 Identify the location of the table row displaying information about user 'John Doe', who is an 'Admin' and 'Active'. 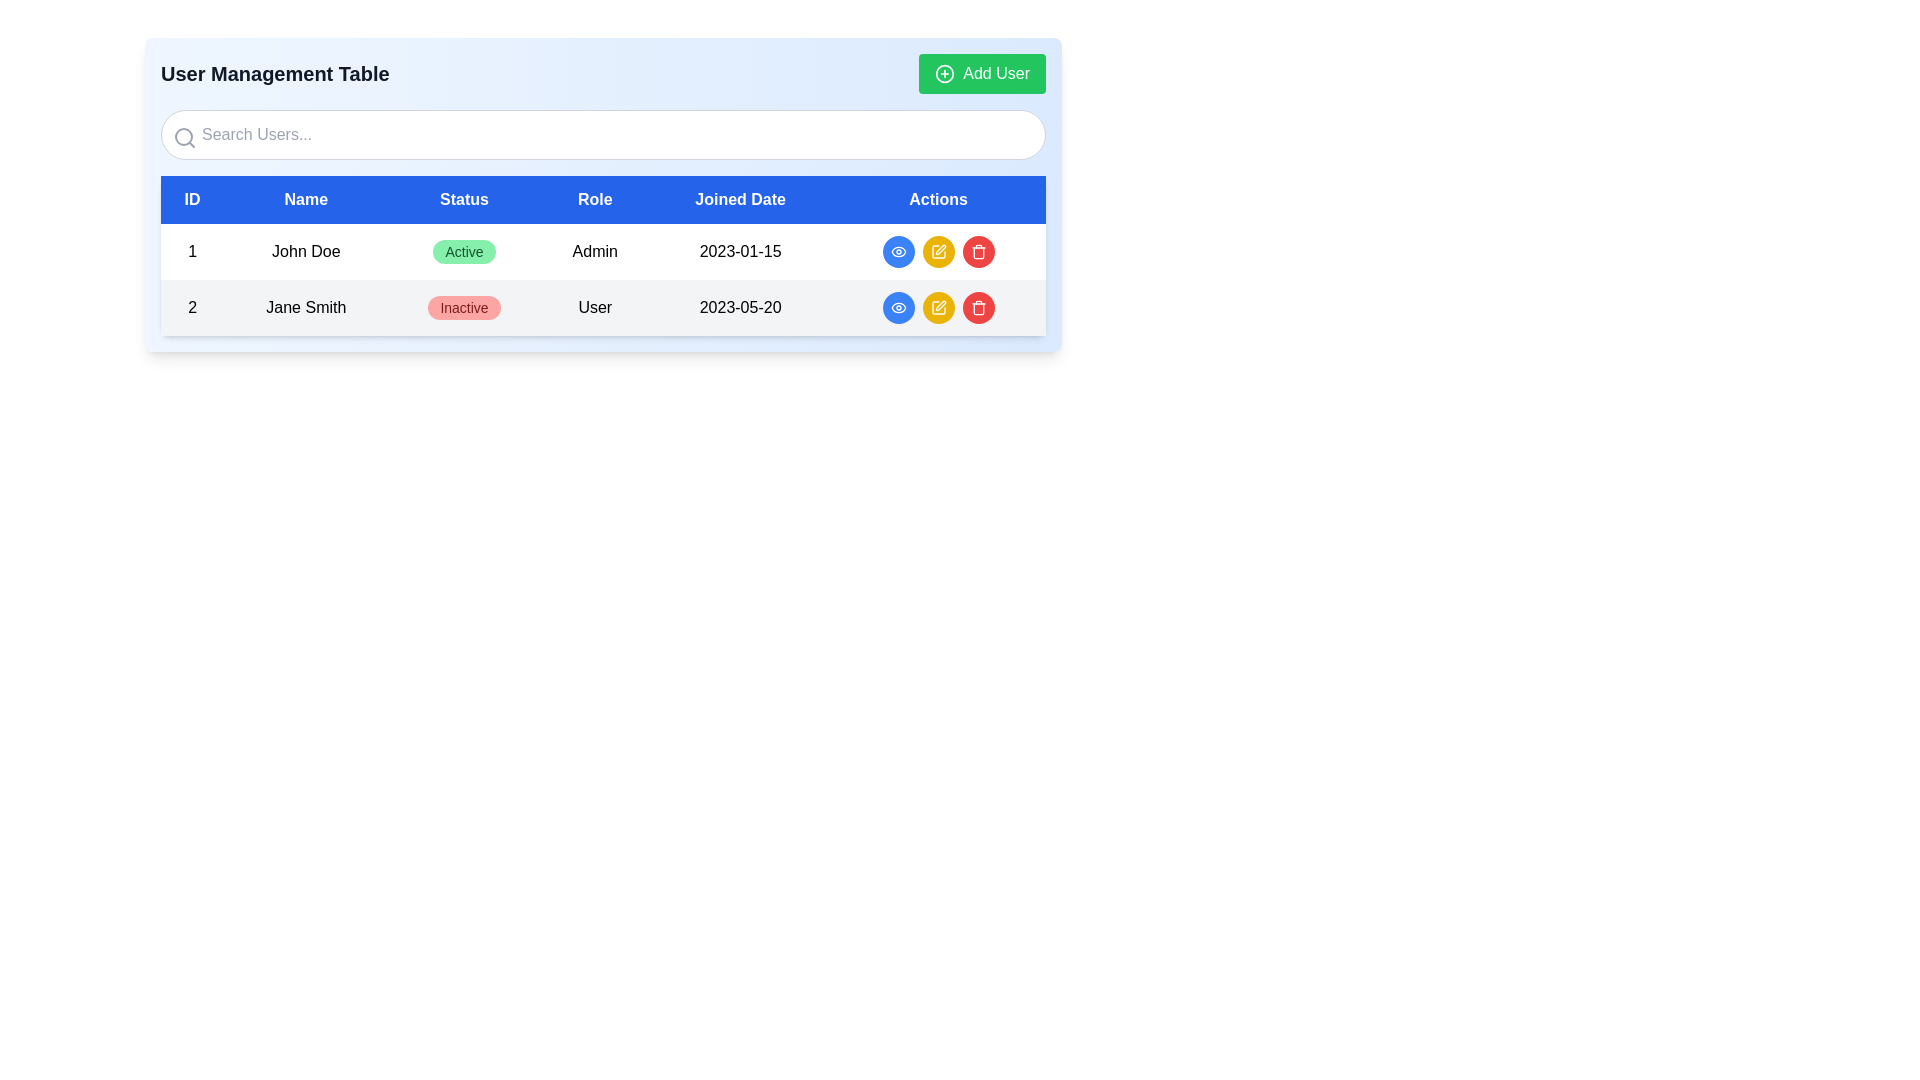
(602, 280).